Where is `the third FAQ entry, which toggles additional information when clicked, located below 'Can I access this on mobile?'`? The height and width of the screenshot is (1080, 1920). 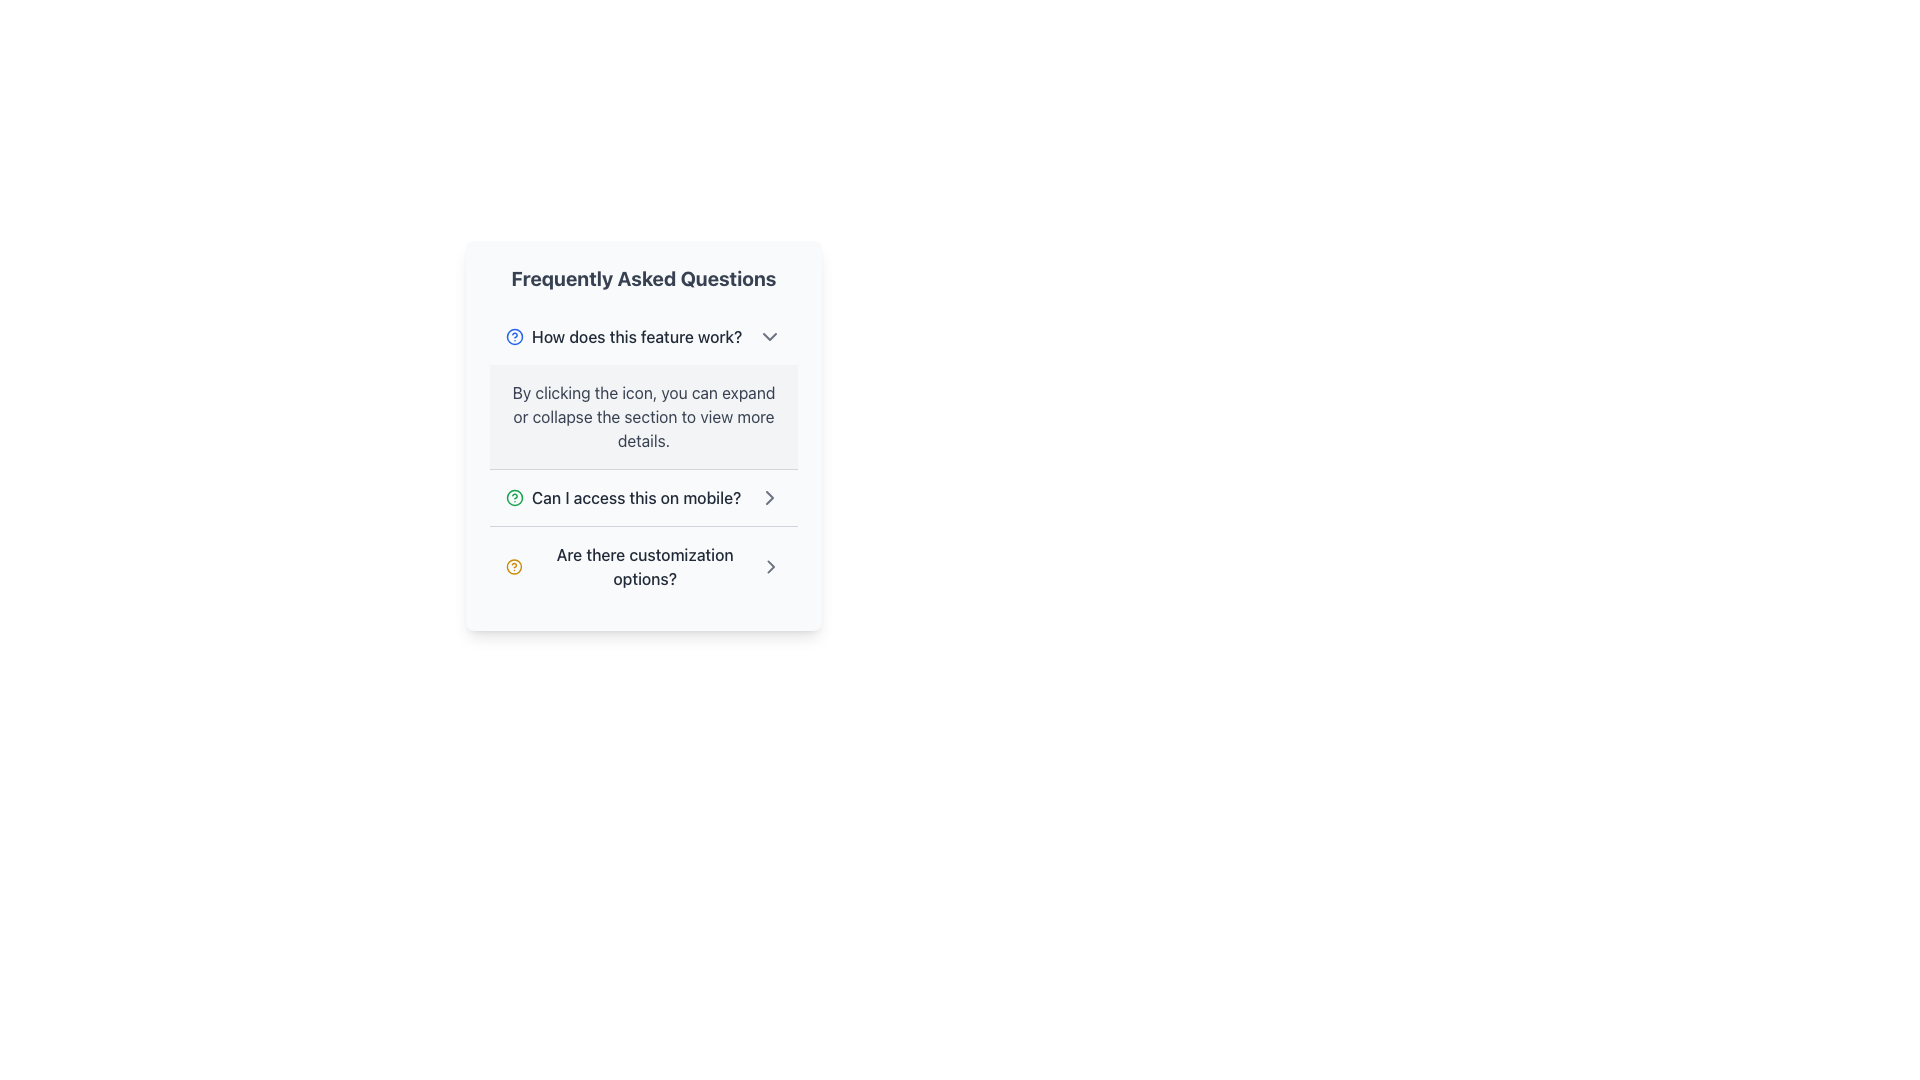
the third FAQ entry, which toggles additional information when clicked, located below 'Can I access this on mobile?' is located at coordinates (643, 567).